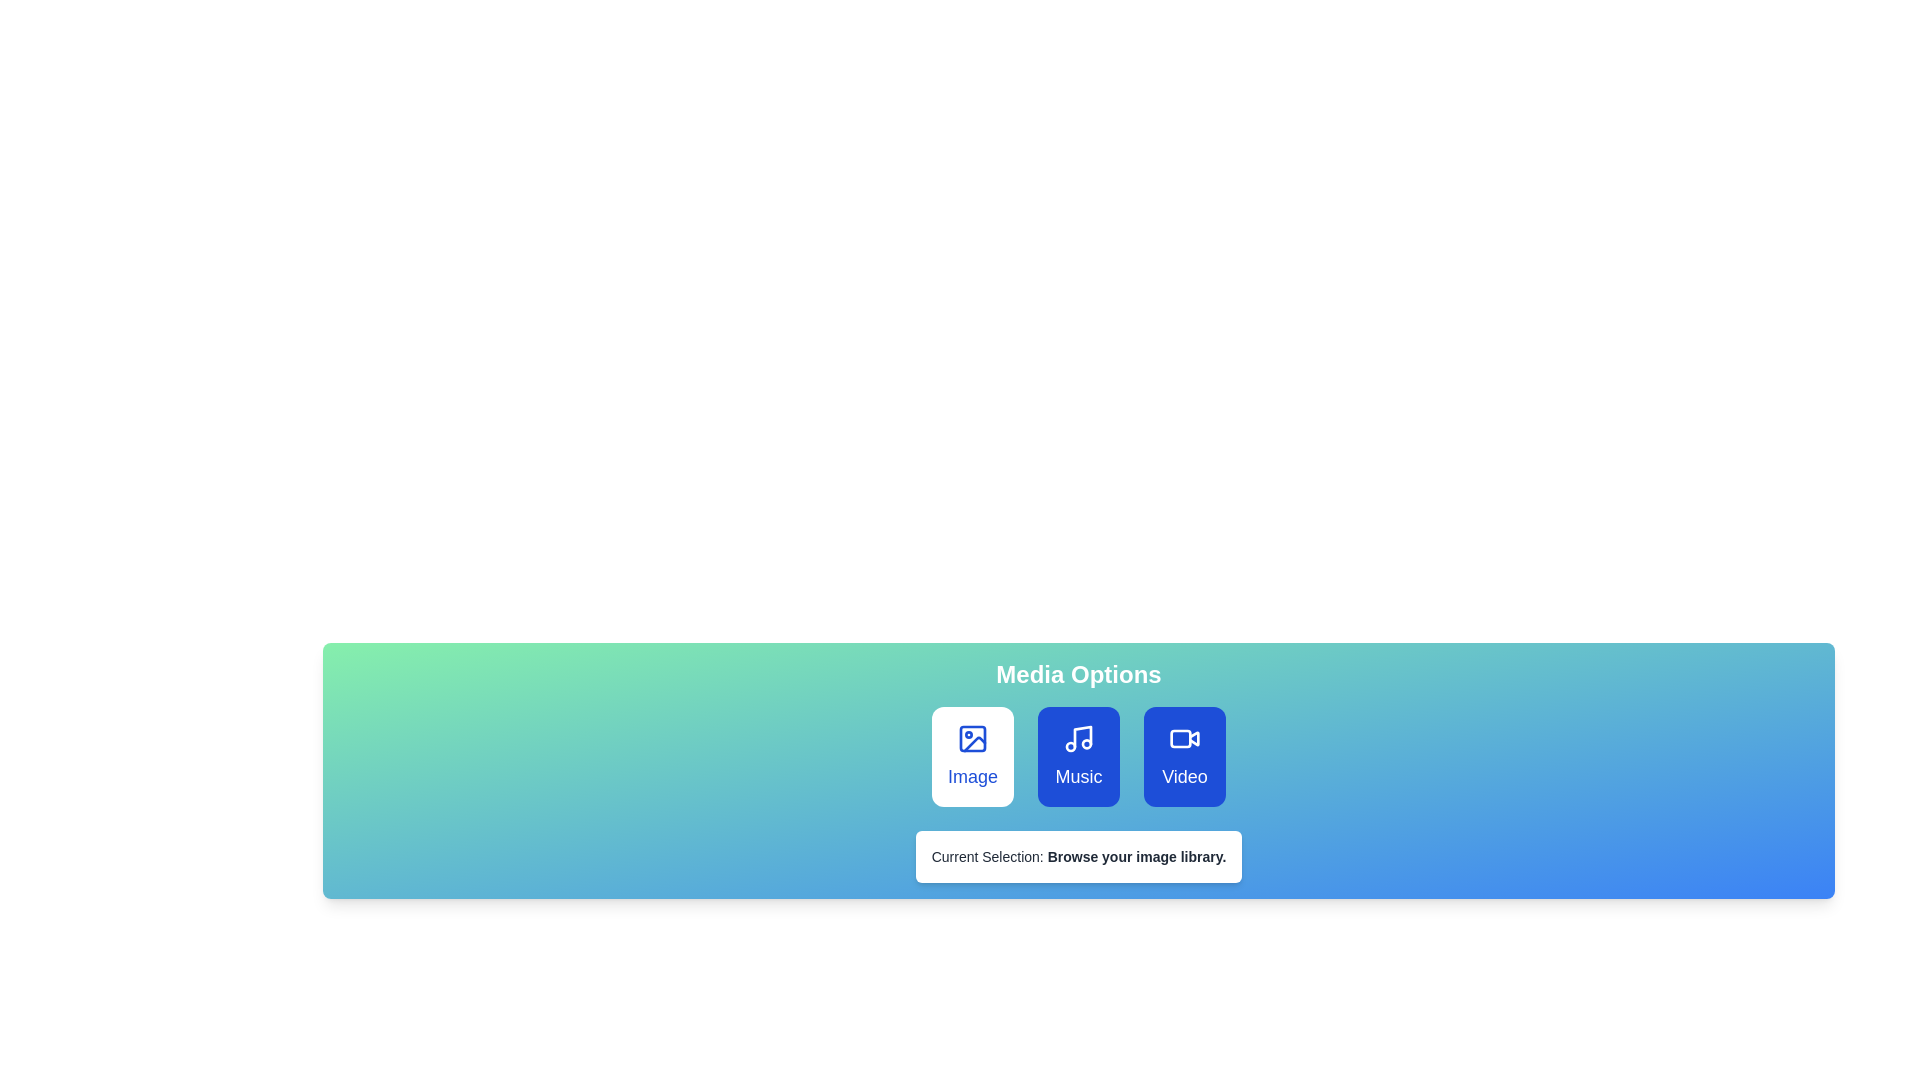  What do you see at coordinates (1078, 739) in the screenshot?
I see `the music note icon, which is visually characterized by its streamlined design featuring a vertical line and tied note heads, situated centrally within the 'Music' option group` at bounding box center [1078, 739].